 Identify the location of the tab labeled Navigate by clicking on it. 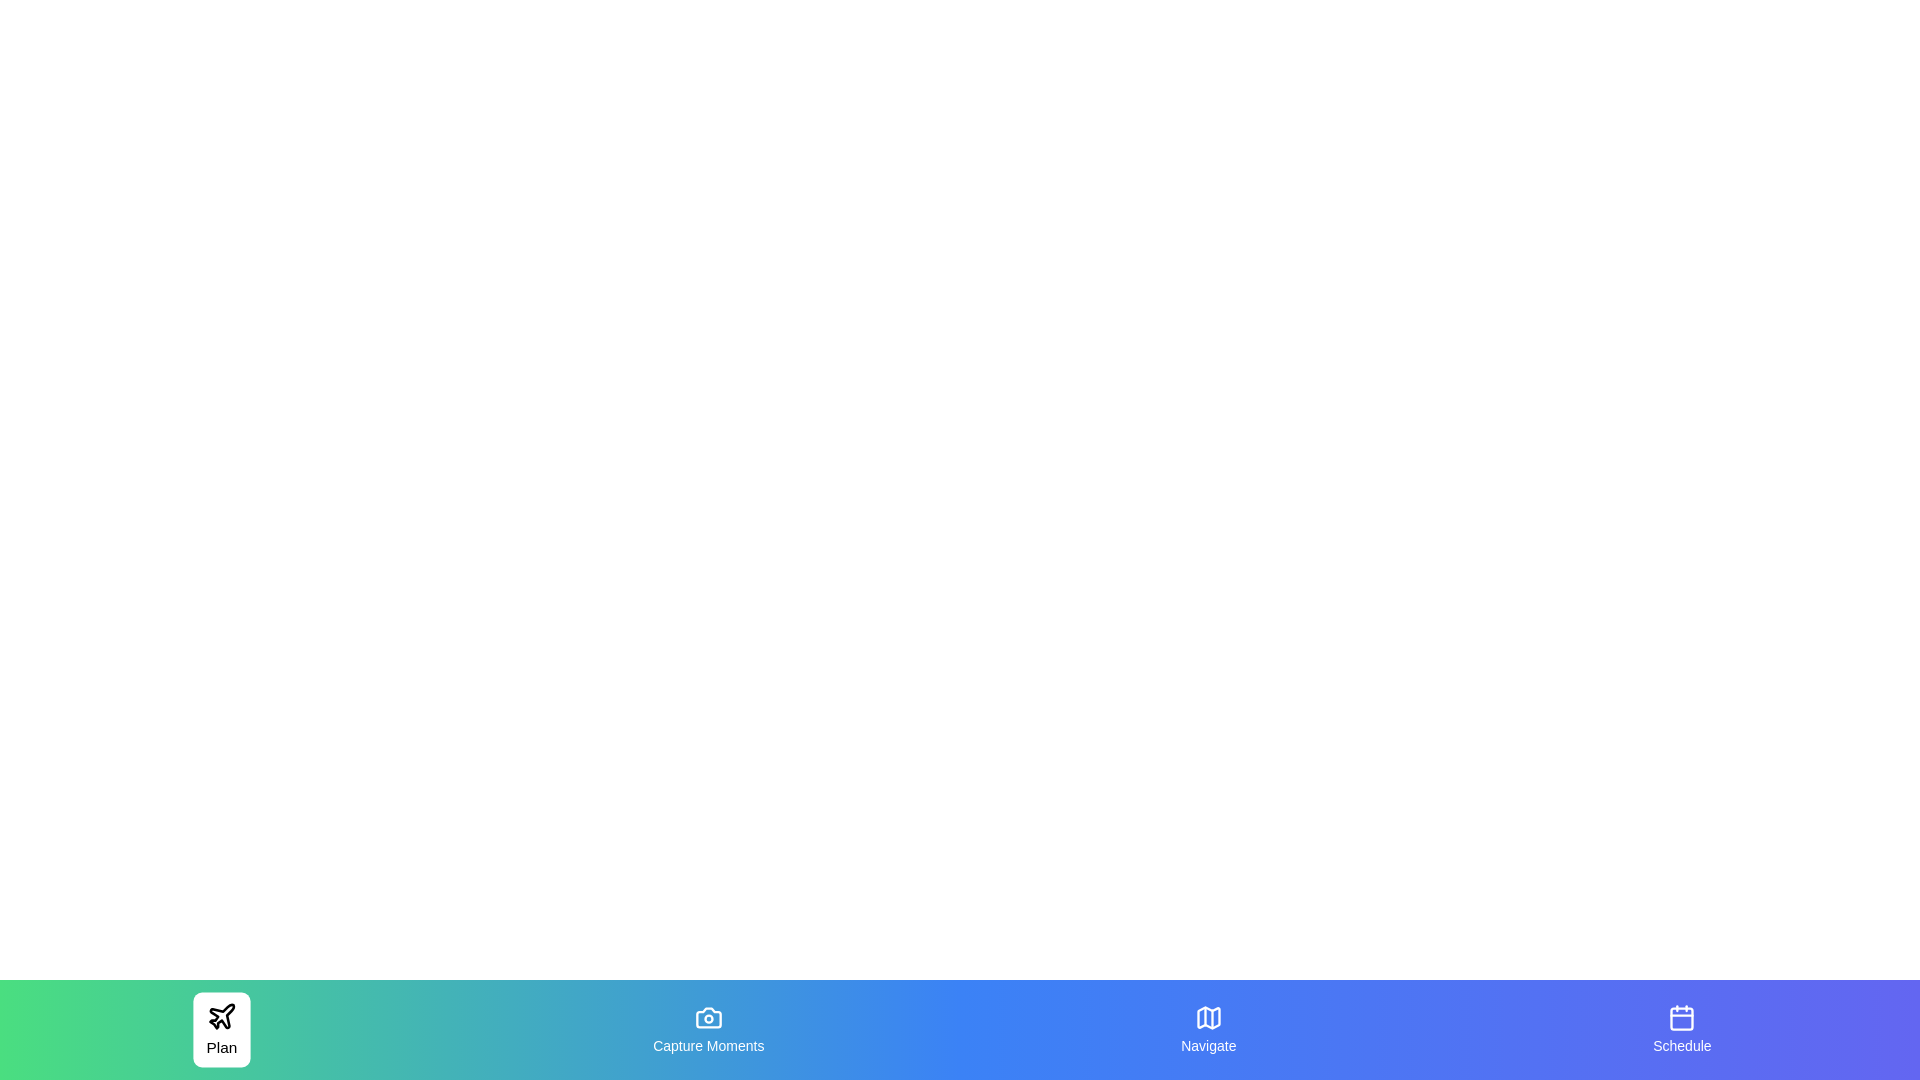
(1207, 1029).